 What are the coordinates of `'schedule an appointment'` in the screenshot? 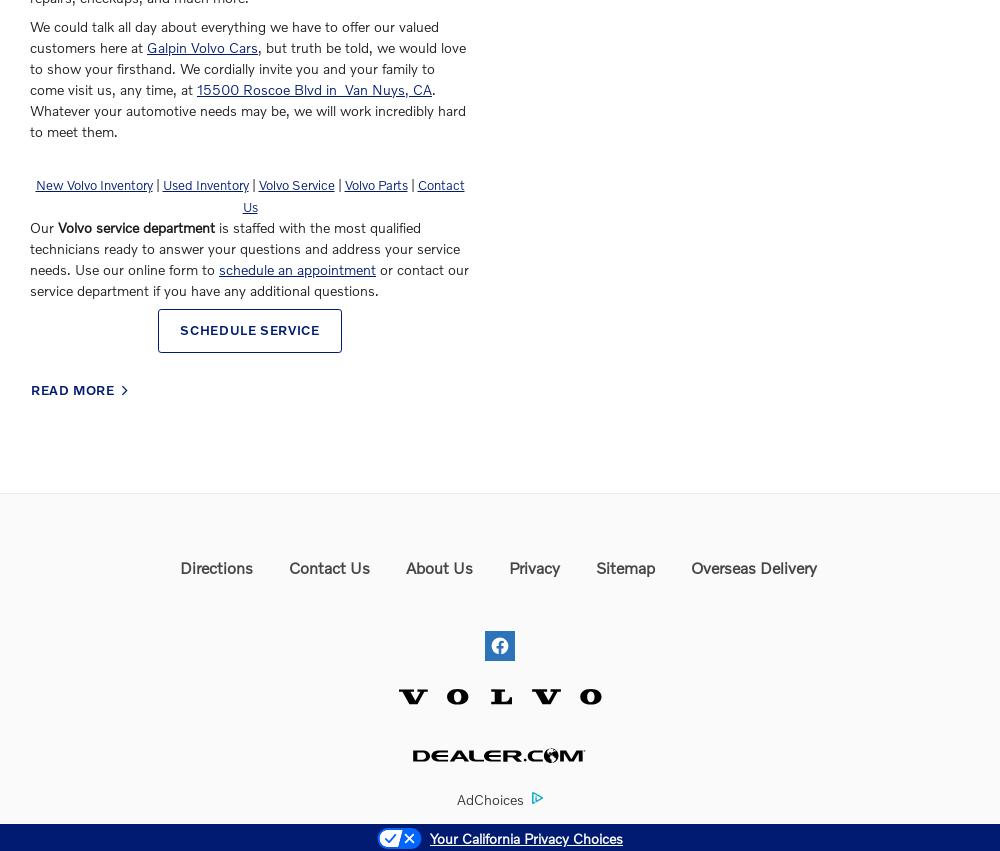 It's located at (297, 268).